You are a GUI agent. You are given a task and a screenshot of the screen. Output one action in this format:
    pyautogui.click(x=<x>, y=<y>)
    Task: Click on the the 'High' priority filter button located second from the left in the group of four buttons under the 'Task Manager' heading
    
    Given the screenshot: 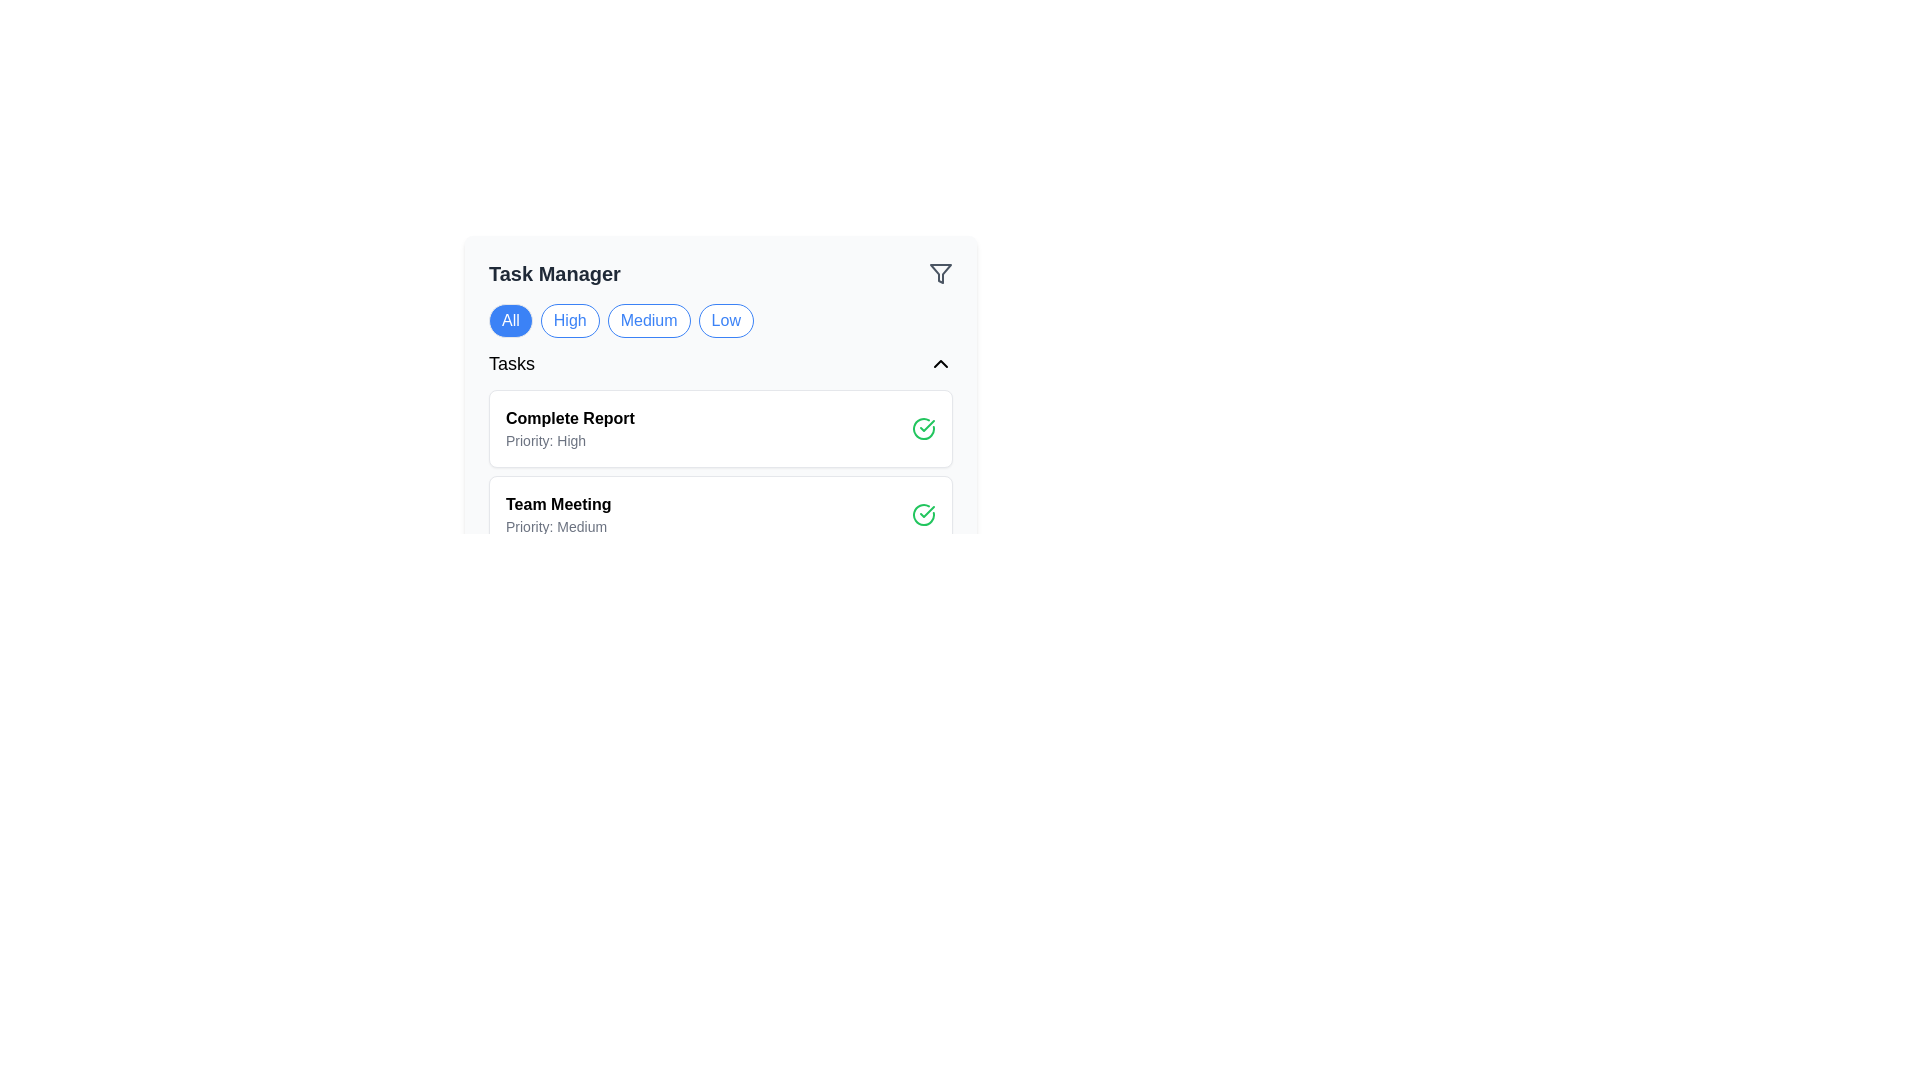 What is the action you would take?
    pyautogui.click(x=569, y=319)
    